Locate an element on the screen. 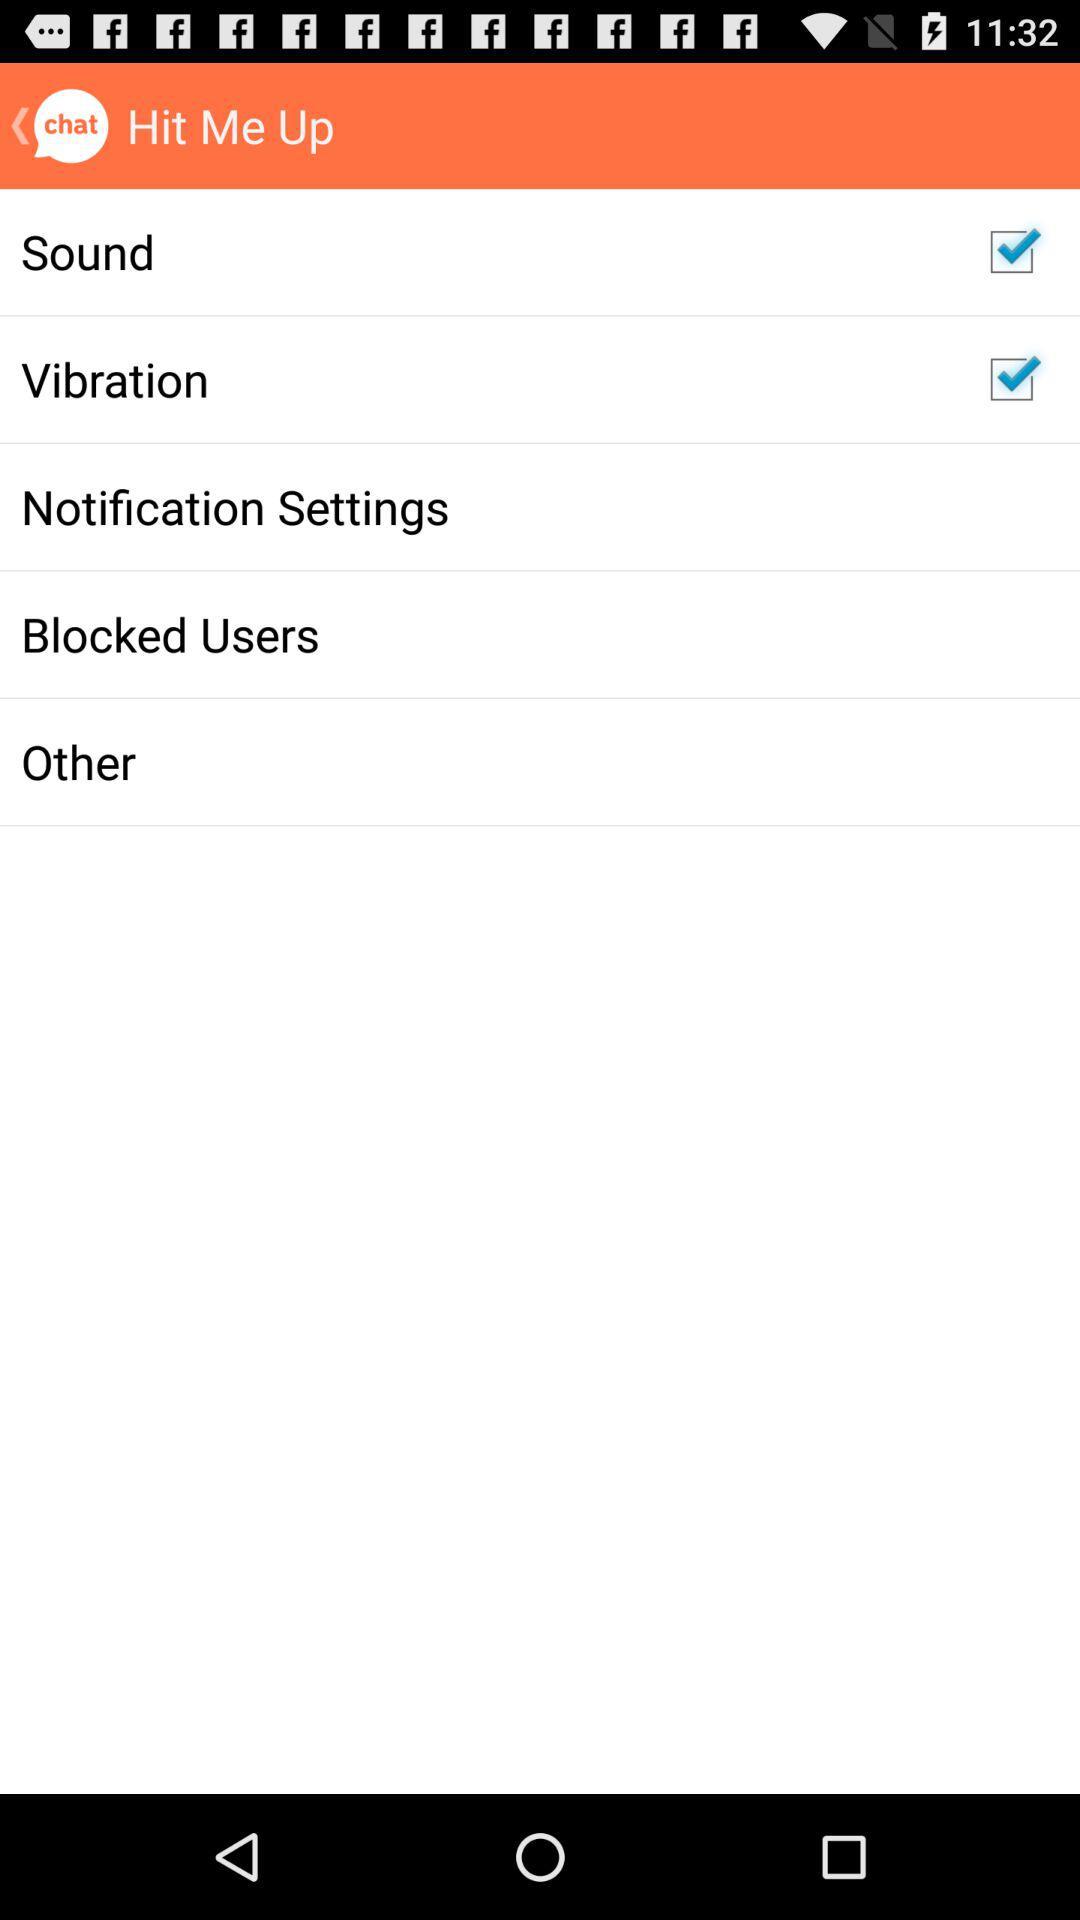  vibration checkbox is located at coordinates (1011, 379).